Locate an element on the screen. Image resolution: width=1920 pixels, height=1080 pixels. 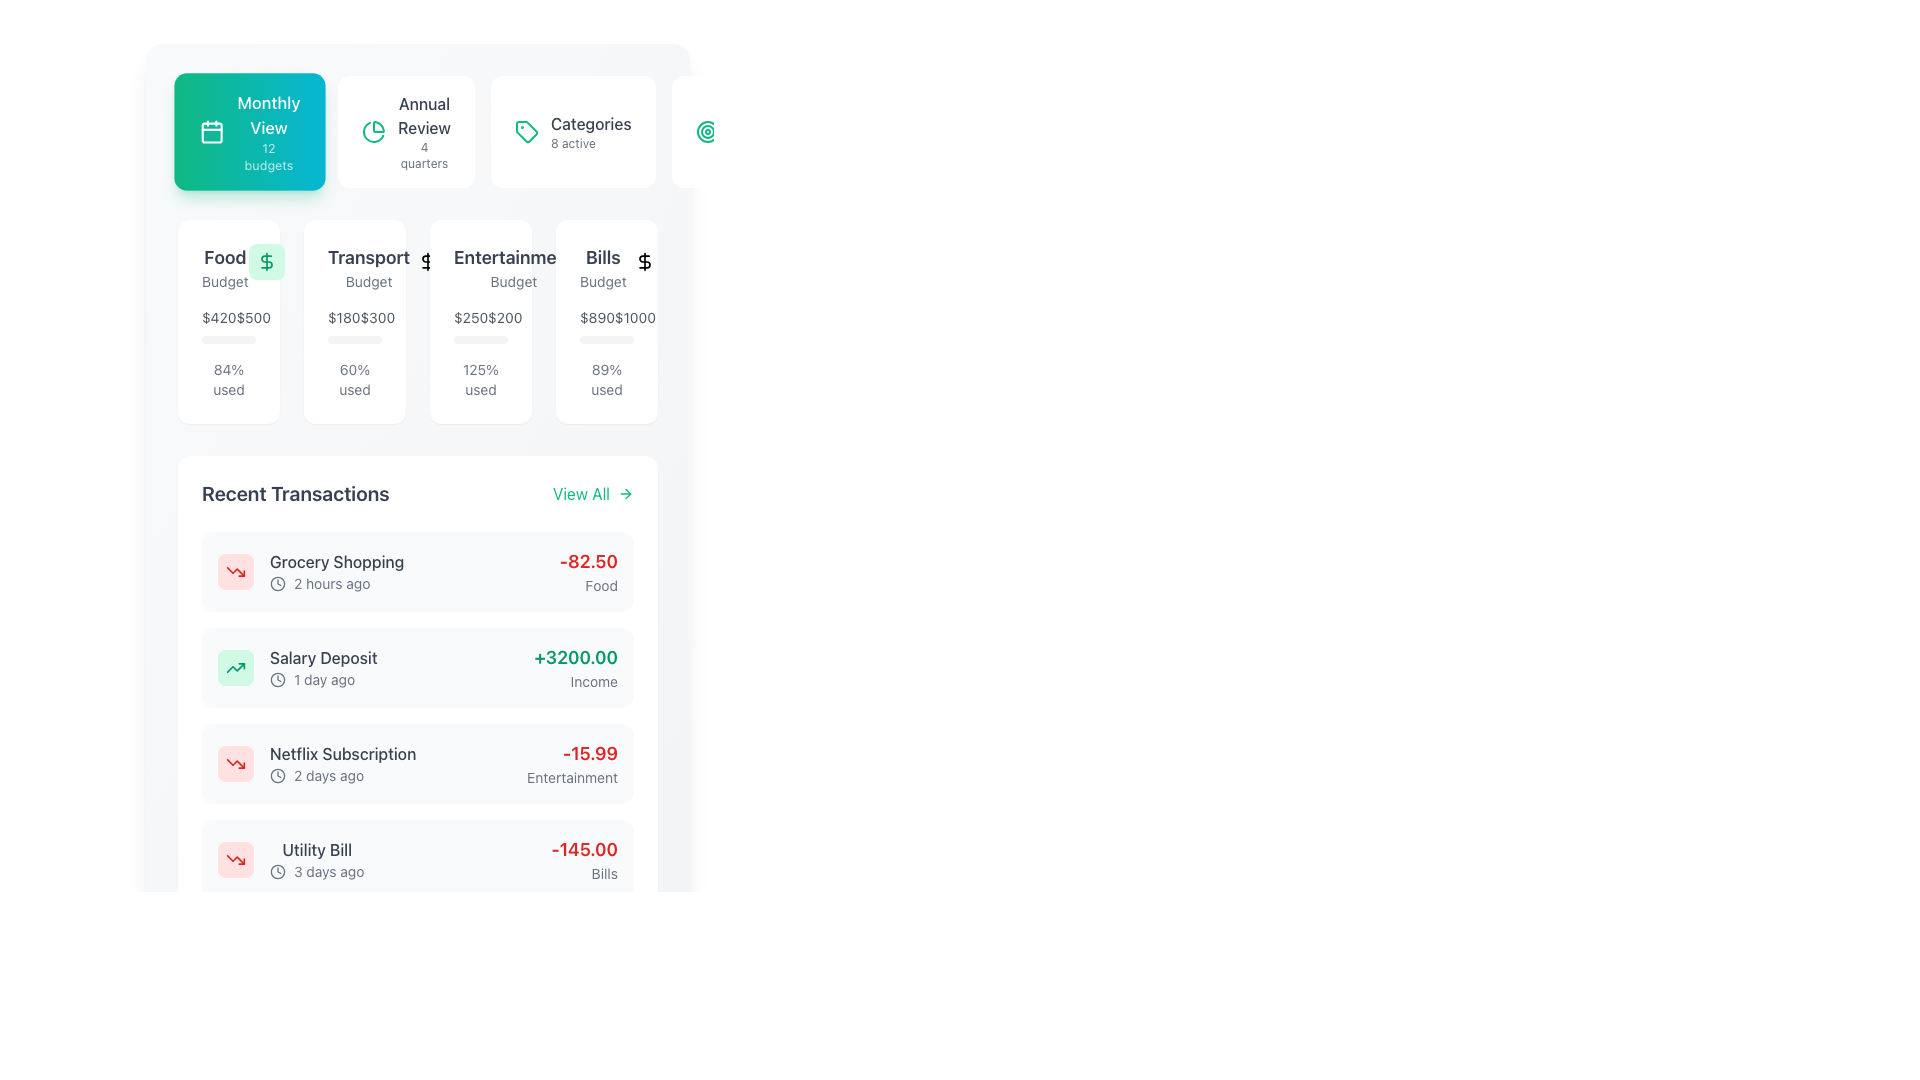
text '3 days ago' from the Label with icon located in the fourth row of the 'Recent Transactions' list under the 'Utility Bill' transaction is located at coordinates (316, 870).